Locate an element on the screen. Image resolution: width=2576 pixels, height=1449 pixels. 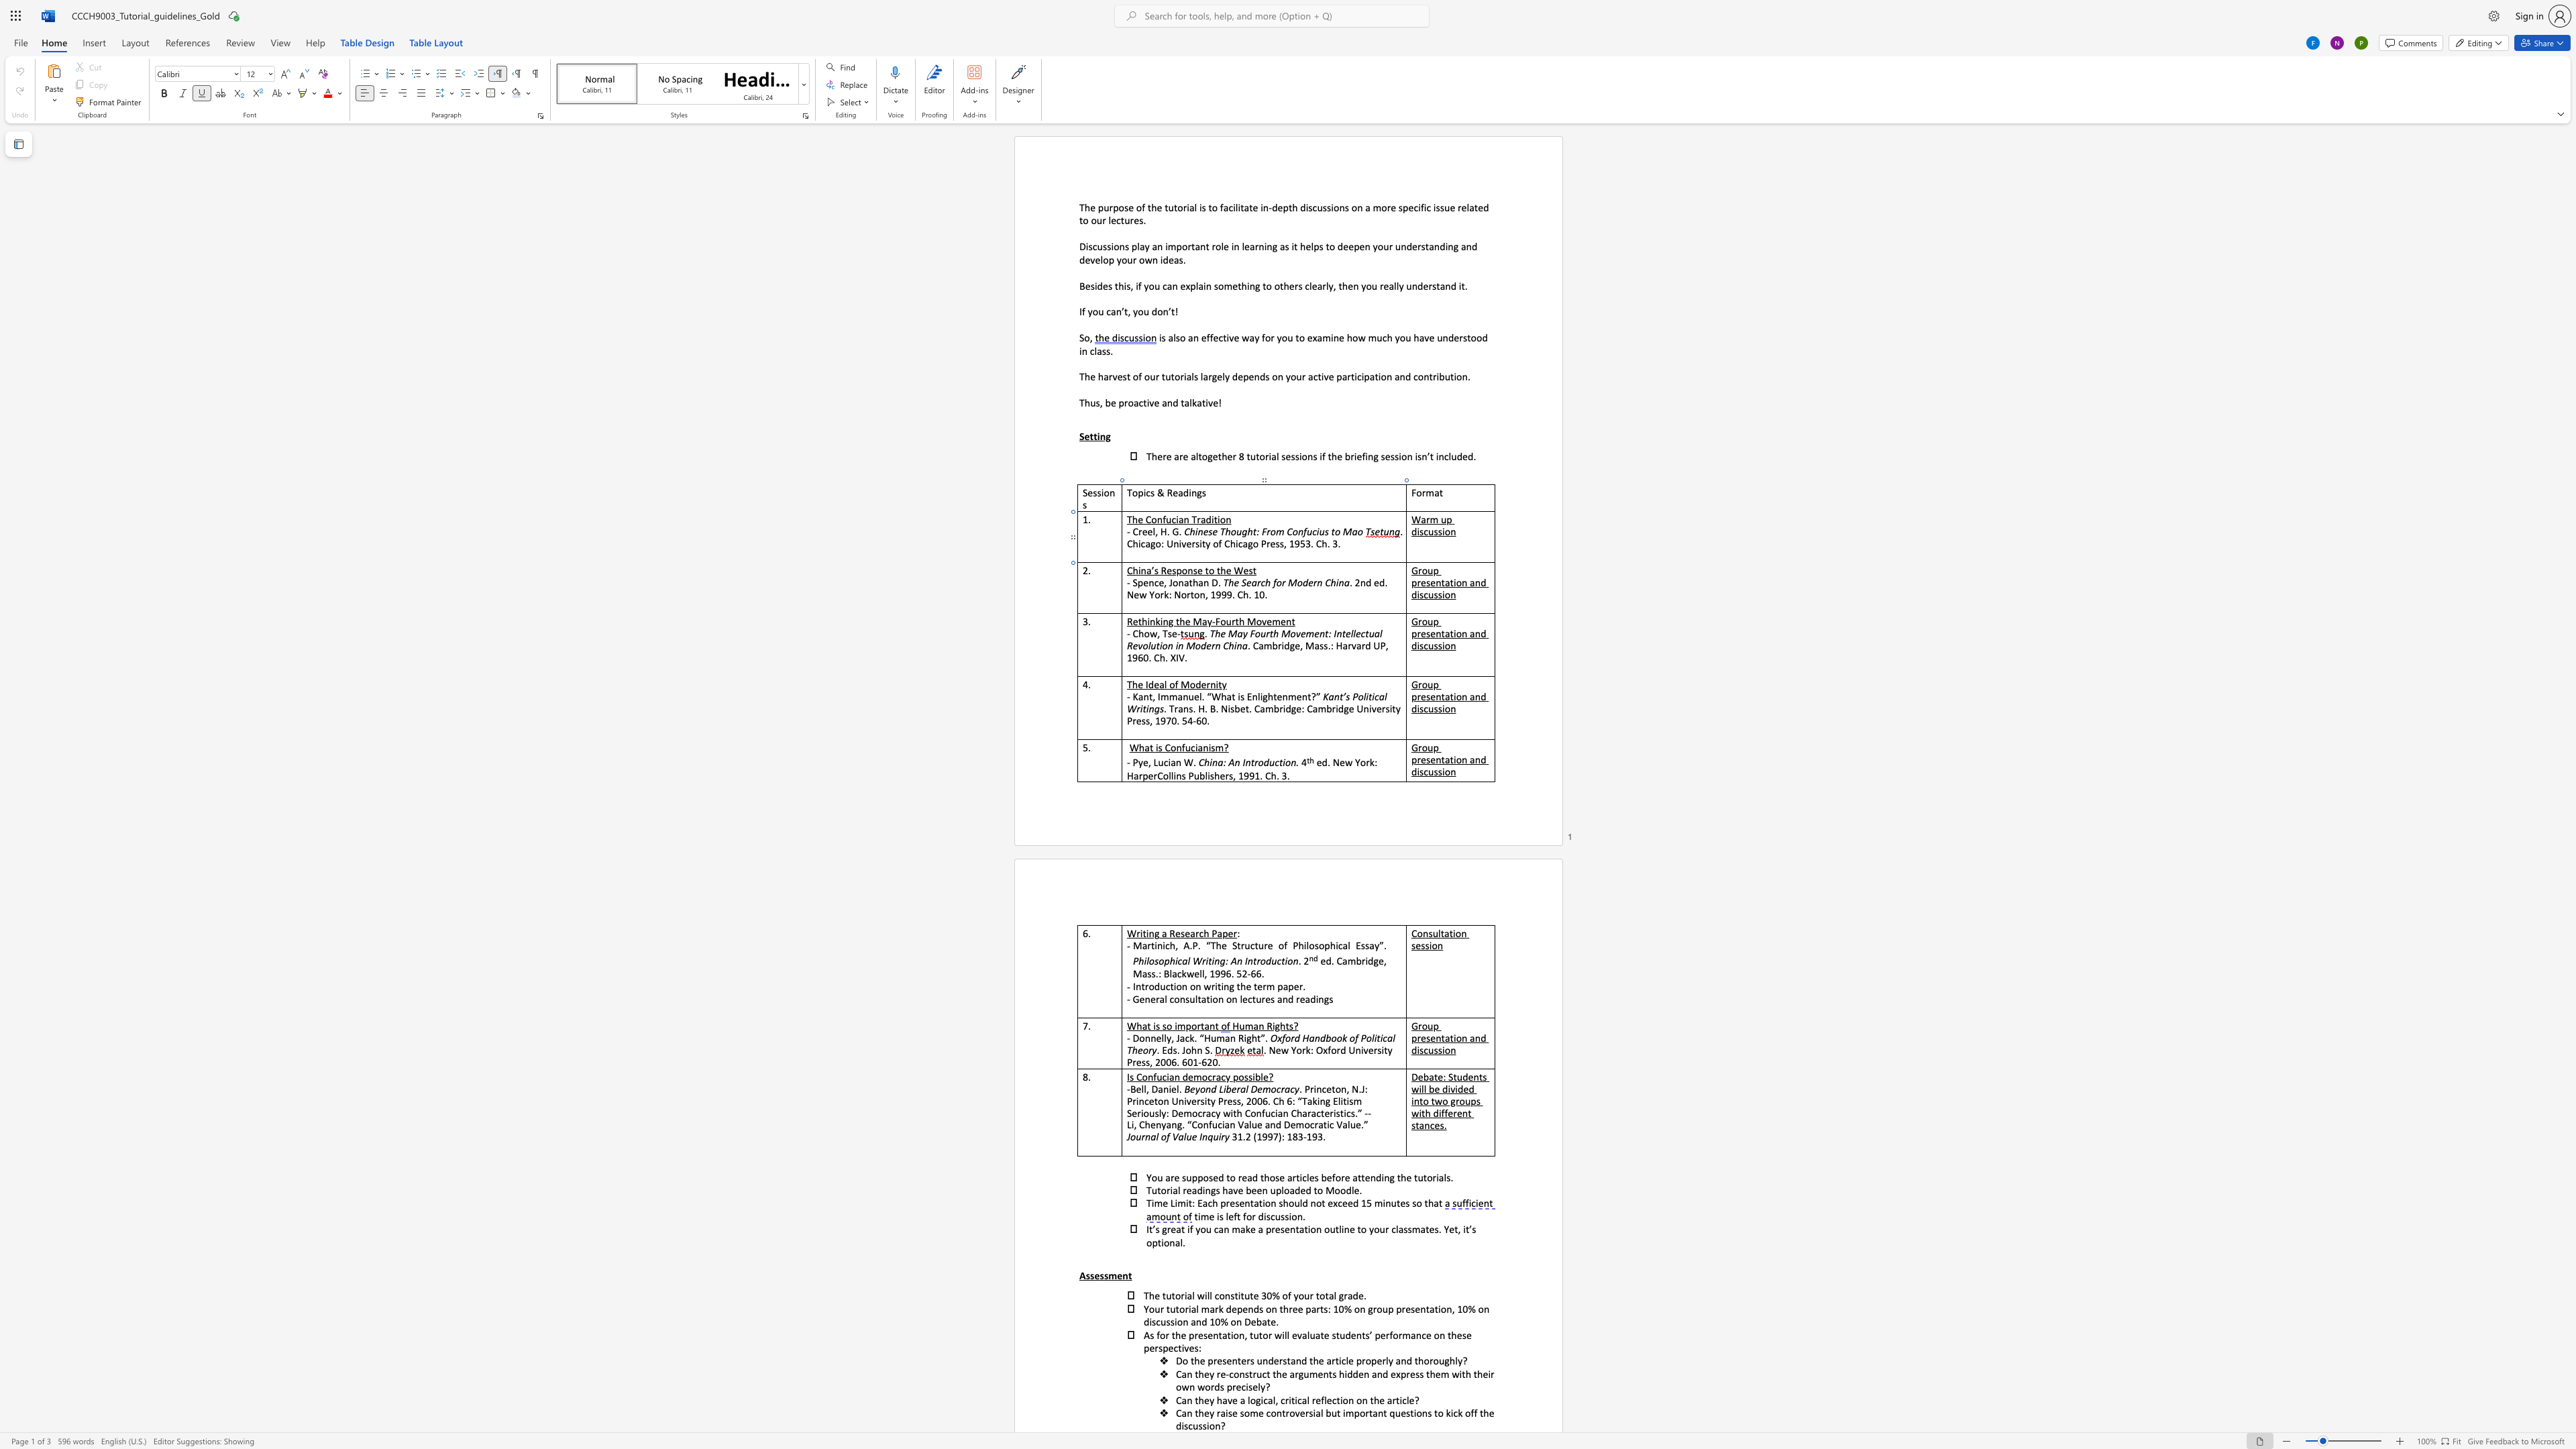
the 3th character "u" in the text is located at coordinates (1322, 531).